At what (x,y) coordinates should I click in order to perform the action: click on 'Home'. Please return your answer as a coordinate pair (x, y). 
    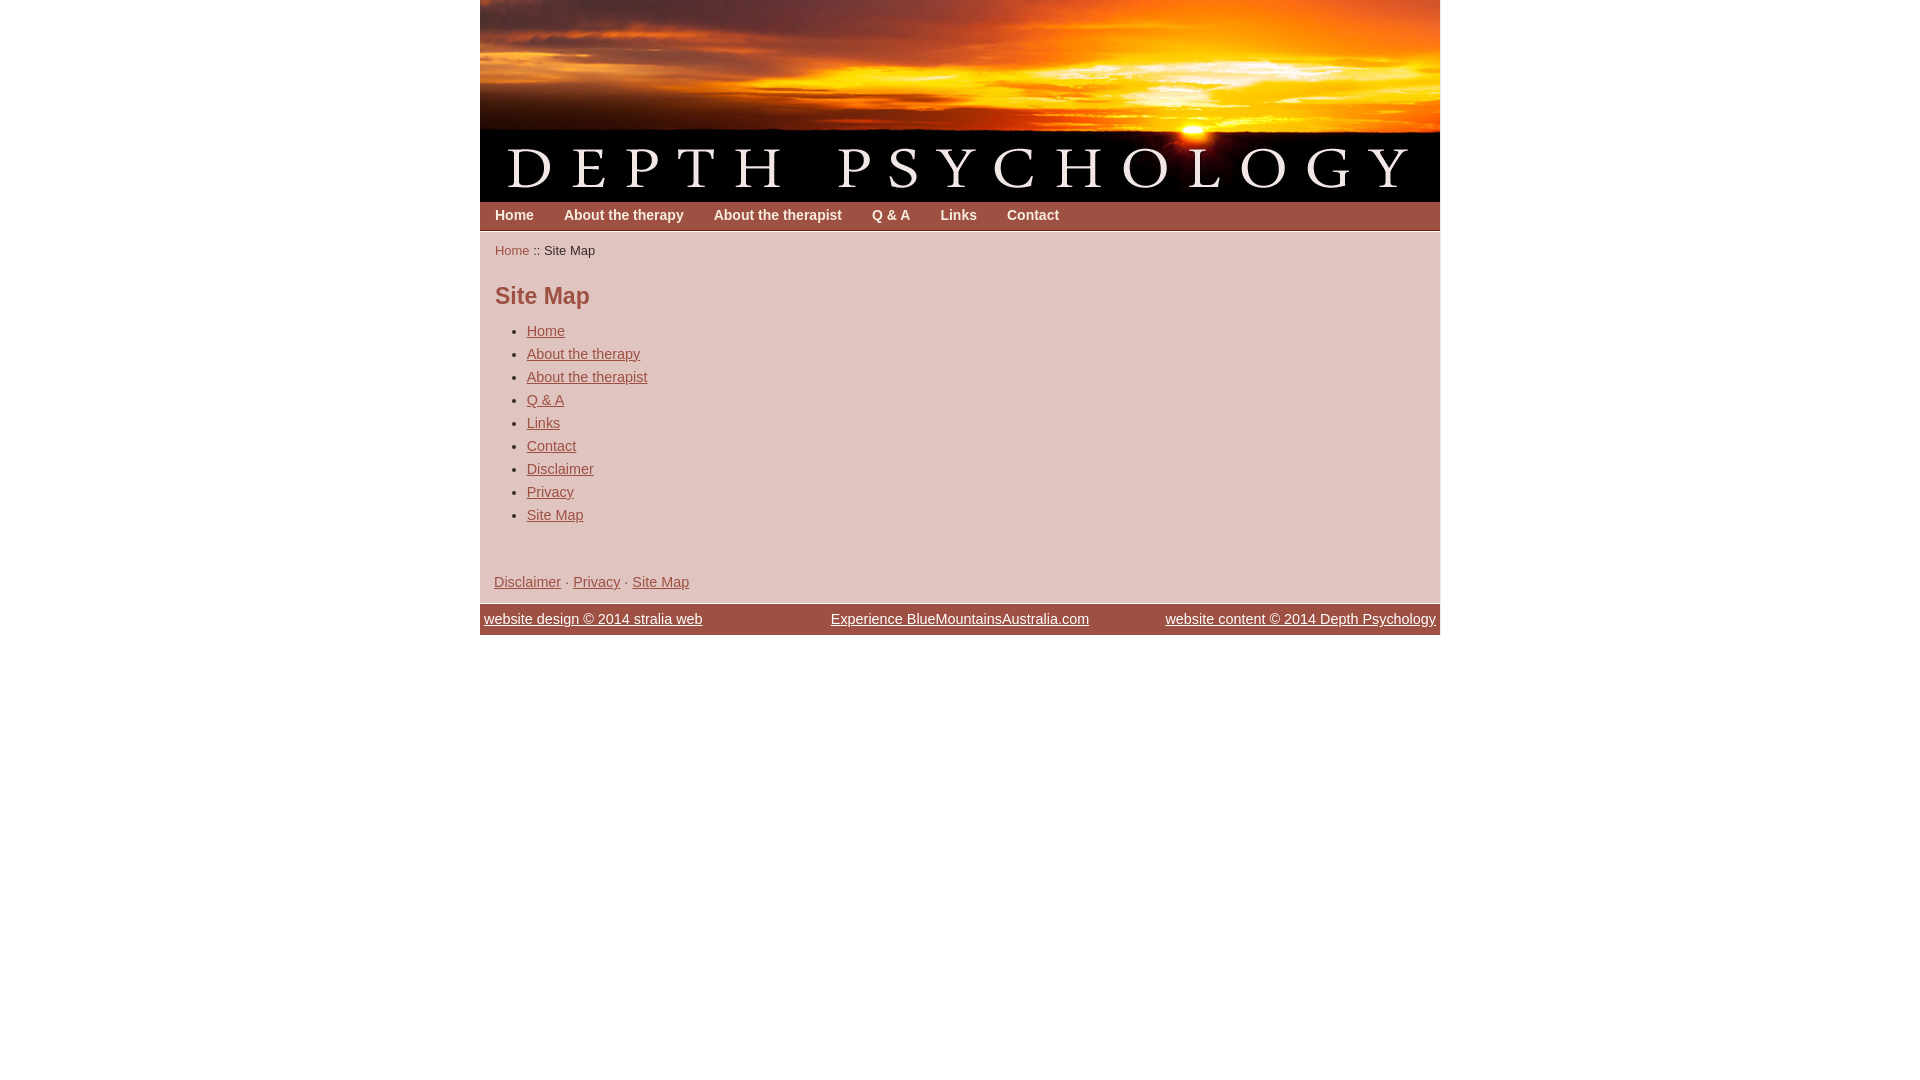
    Looking at the image, I should click on (546, 330).